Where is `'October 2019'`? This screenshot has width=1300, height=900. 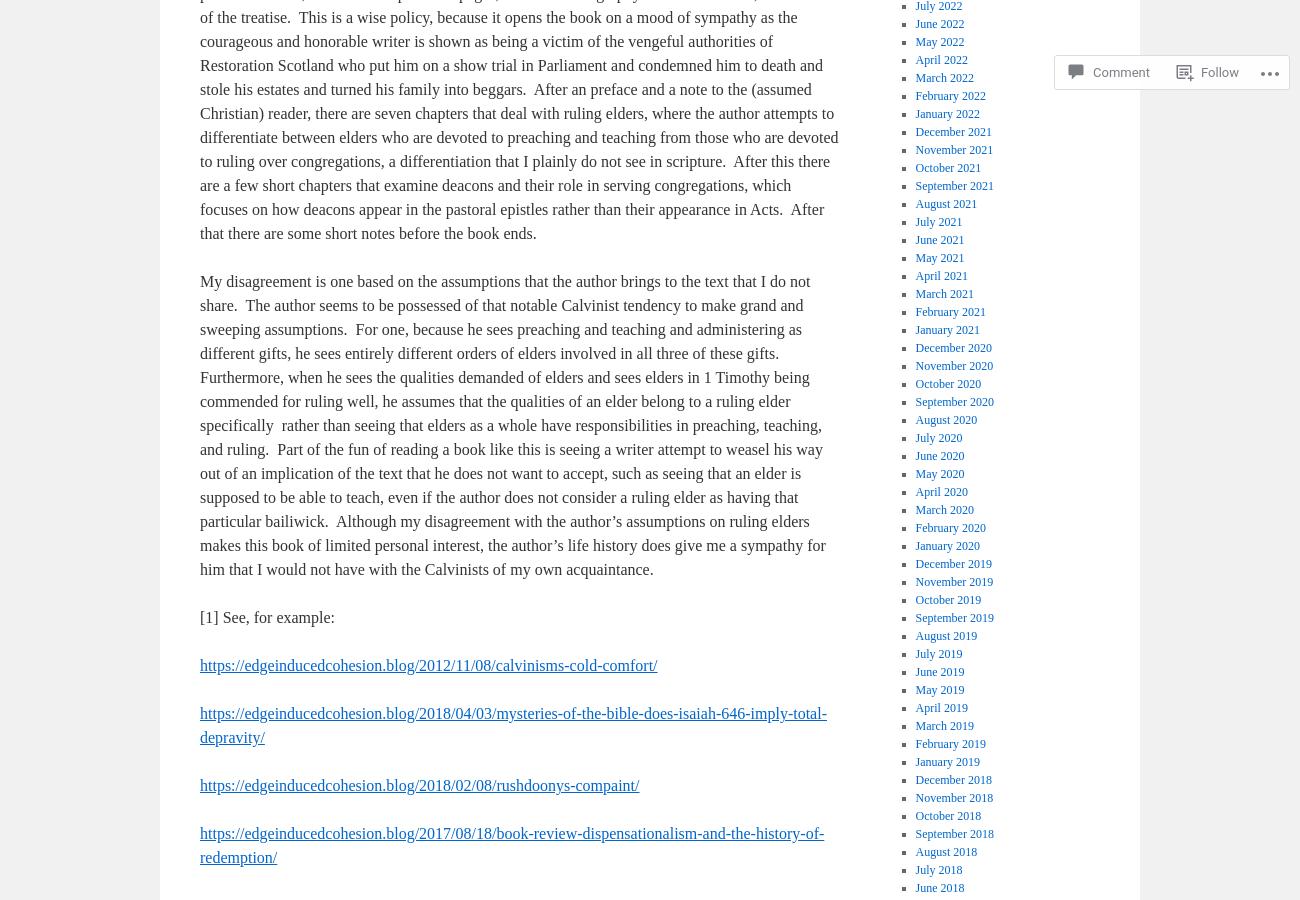 'October 2019' is located at coordinates (947, 600).